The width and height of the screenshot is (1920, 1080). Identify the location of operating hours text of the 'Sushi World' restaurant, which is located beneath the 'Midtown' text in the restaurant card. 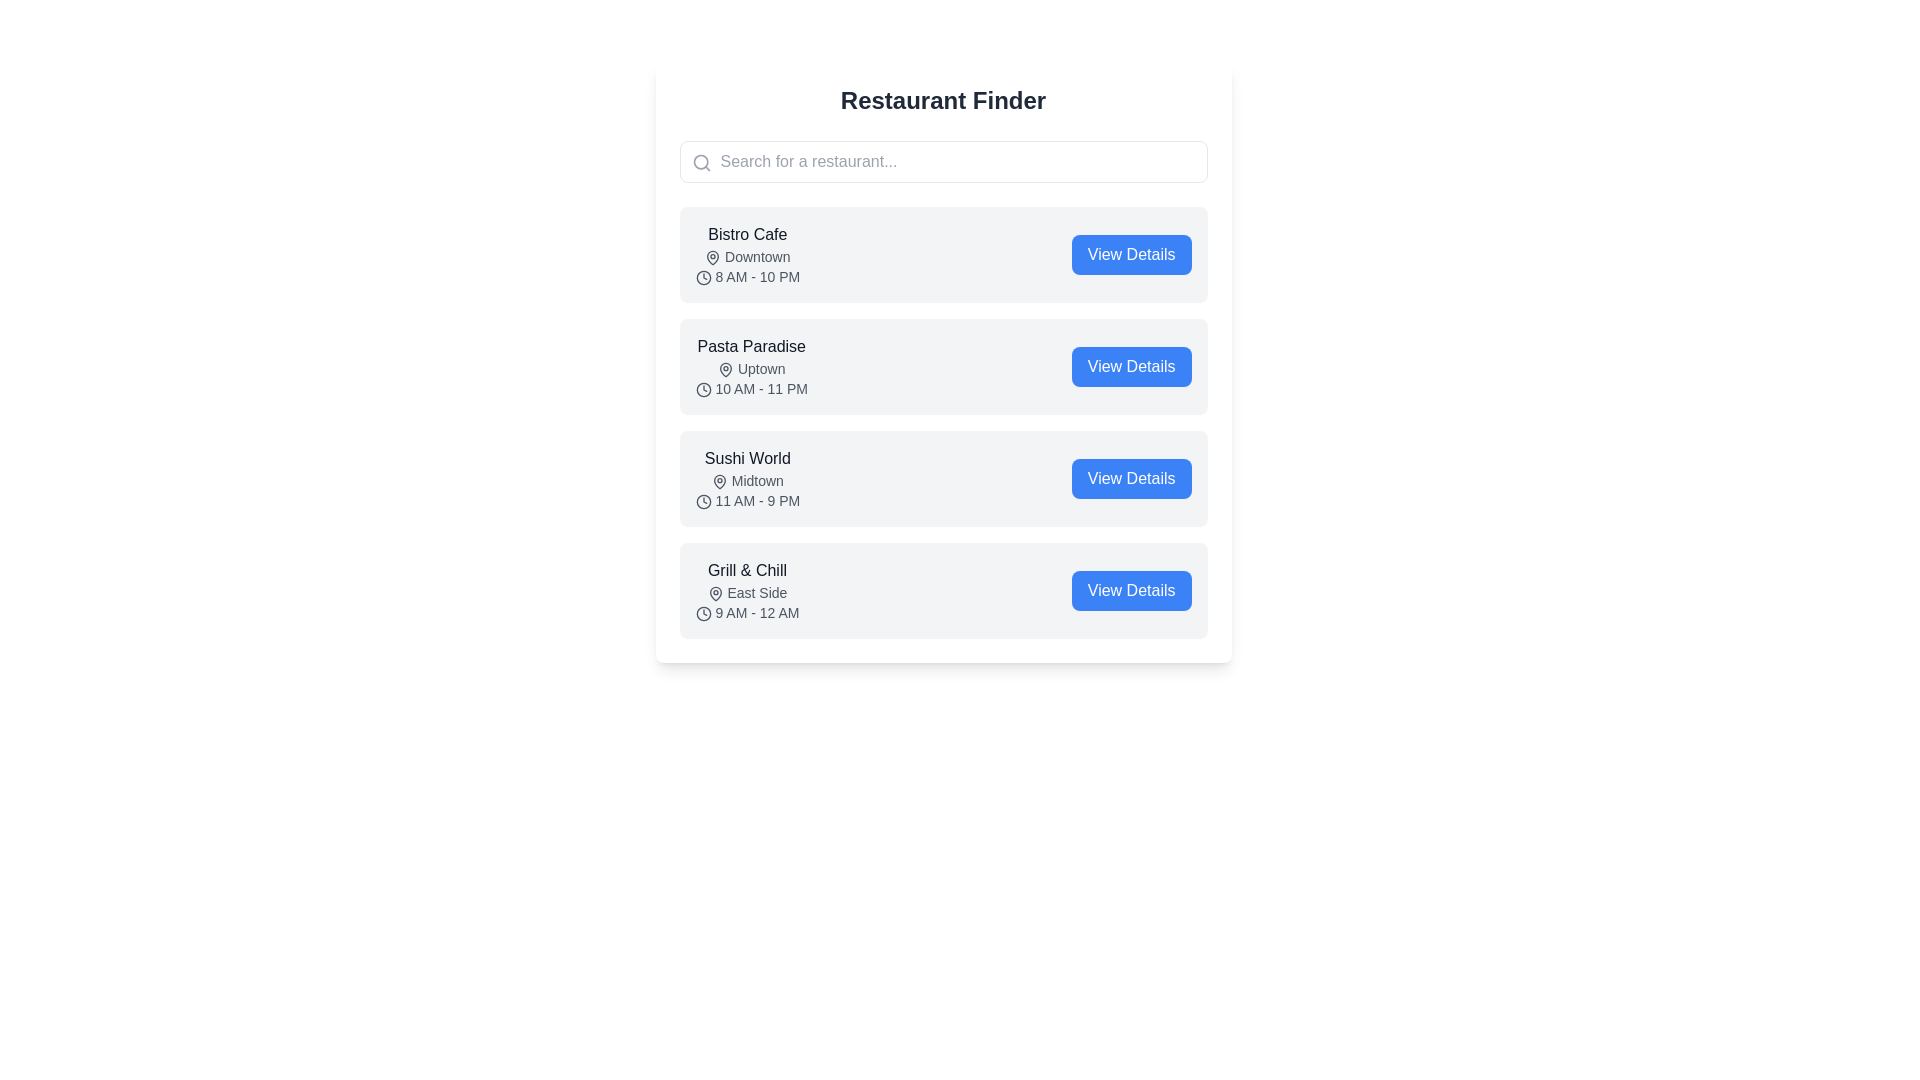
(746, 500).